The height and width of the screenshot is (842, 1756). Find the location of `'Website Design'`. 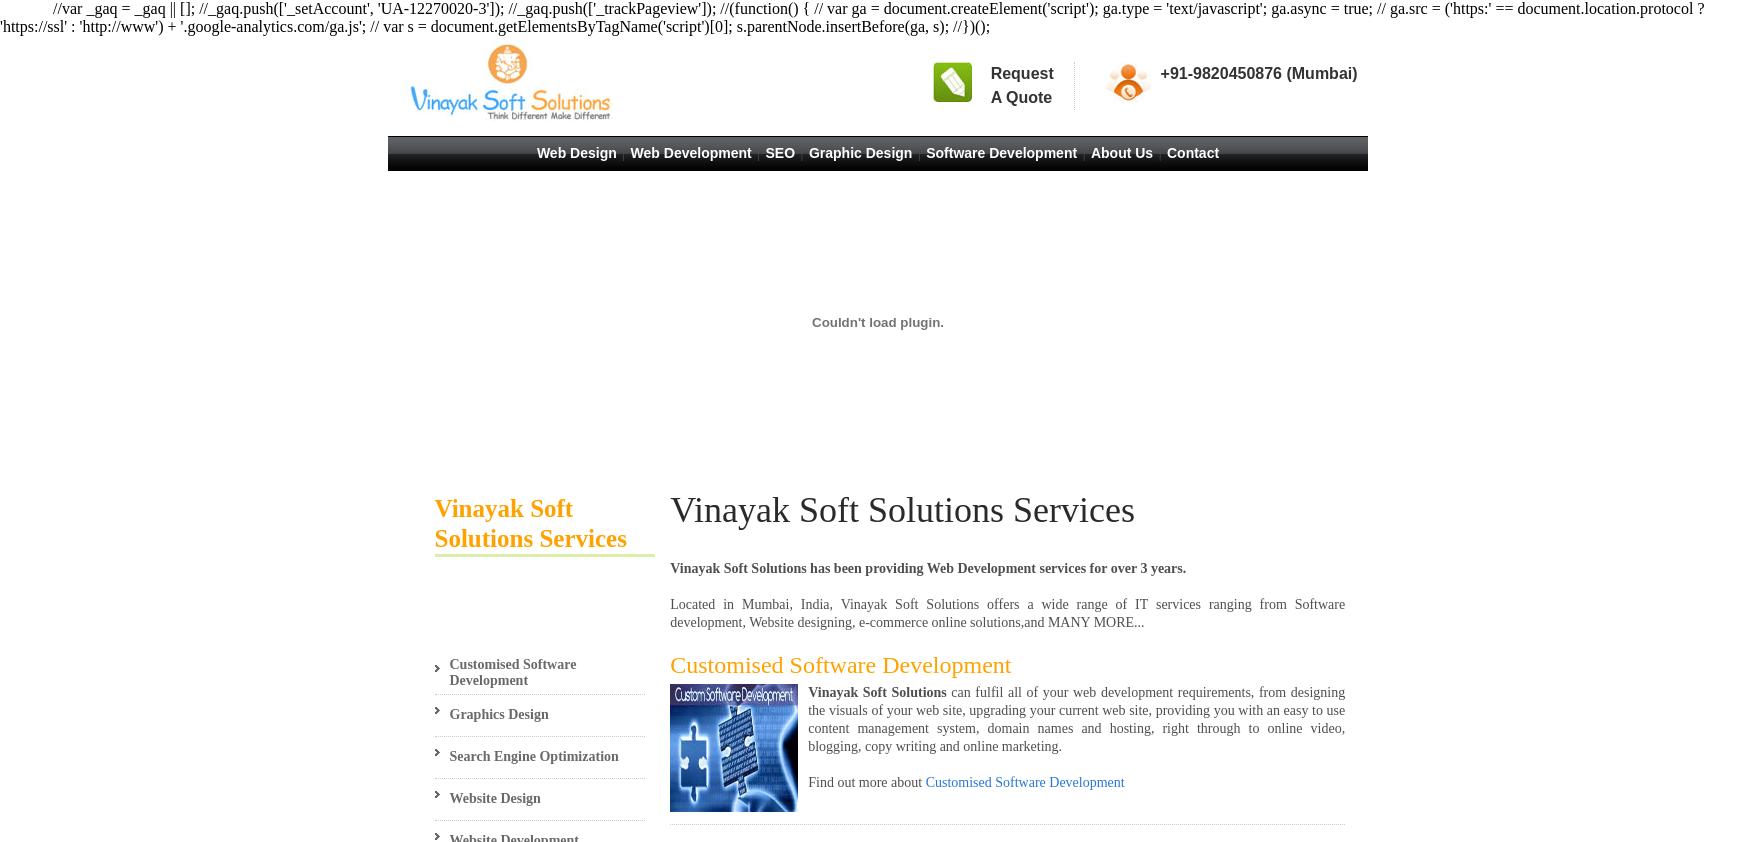

'Website Design' is located at coordinates (494, 798).